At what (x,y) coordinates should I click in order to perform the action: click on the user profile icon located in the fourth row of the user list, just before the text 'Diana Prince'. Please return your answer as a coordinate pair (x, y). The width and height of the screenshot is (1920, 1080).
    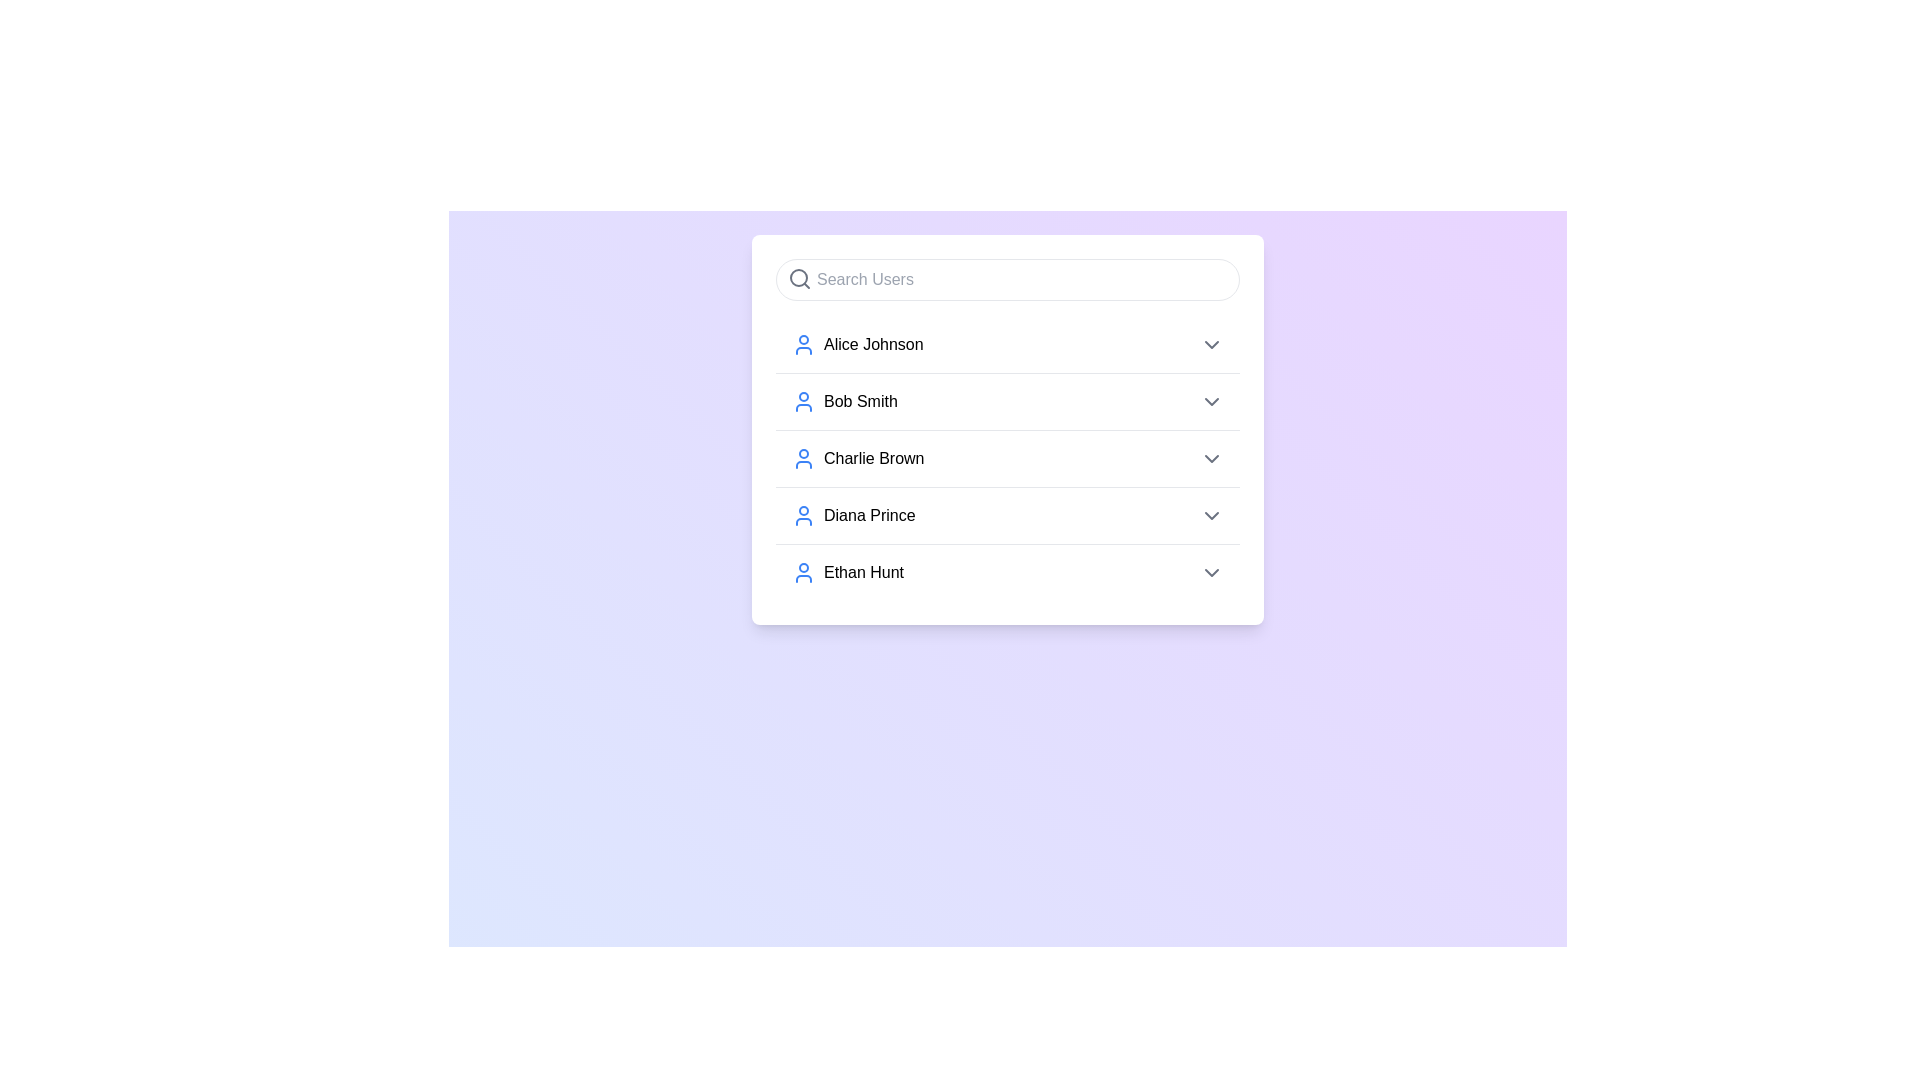
    Looking at the image, I should click on (804, 515).